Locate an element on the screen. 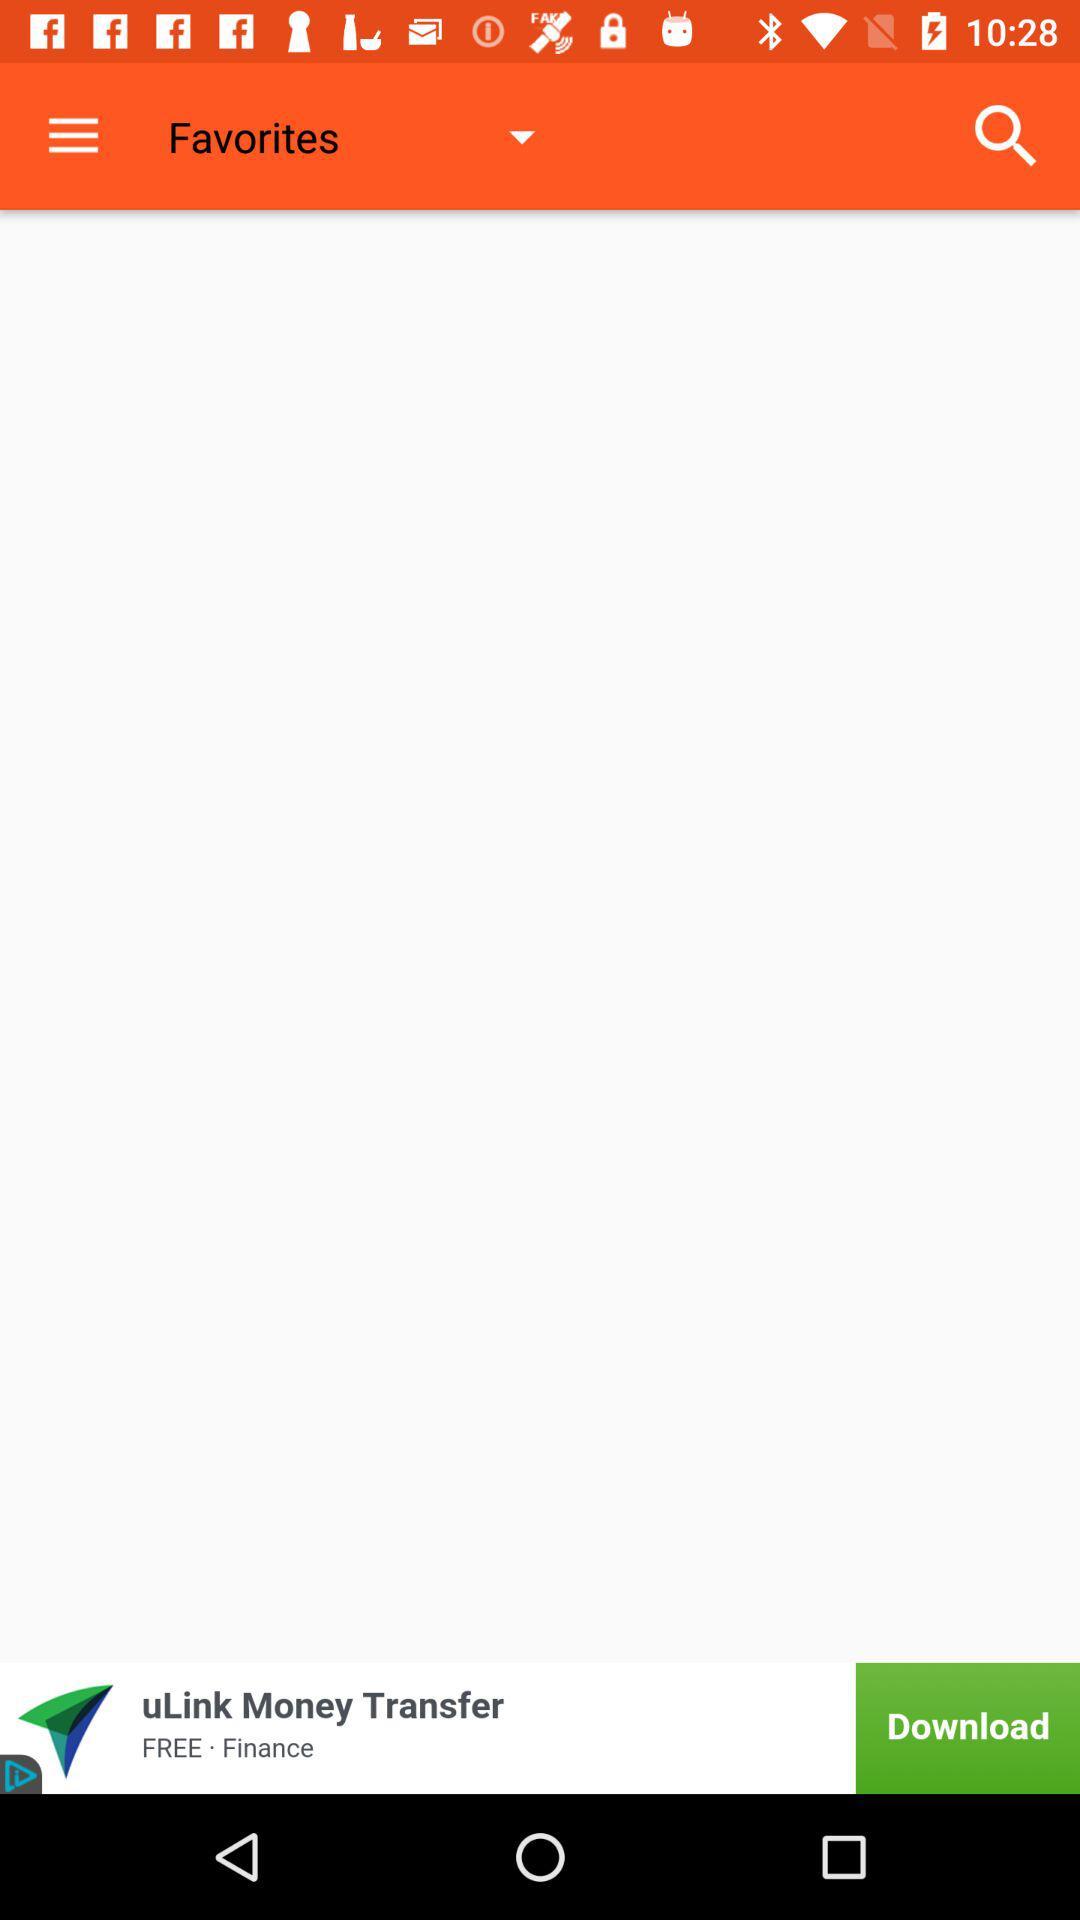 The width and height of the screenshot is (1080, 1920). open advertisement is located at coordinates (540, 1727).